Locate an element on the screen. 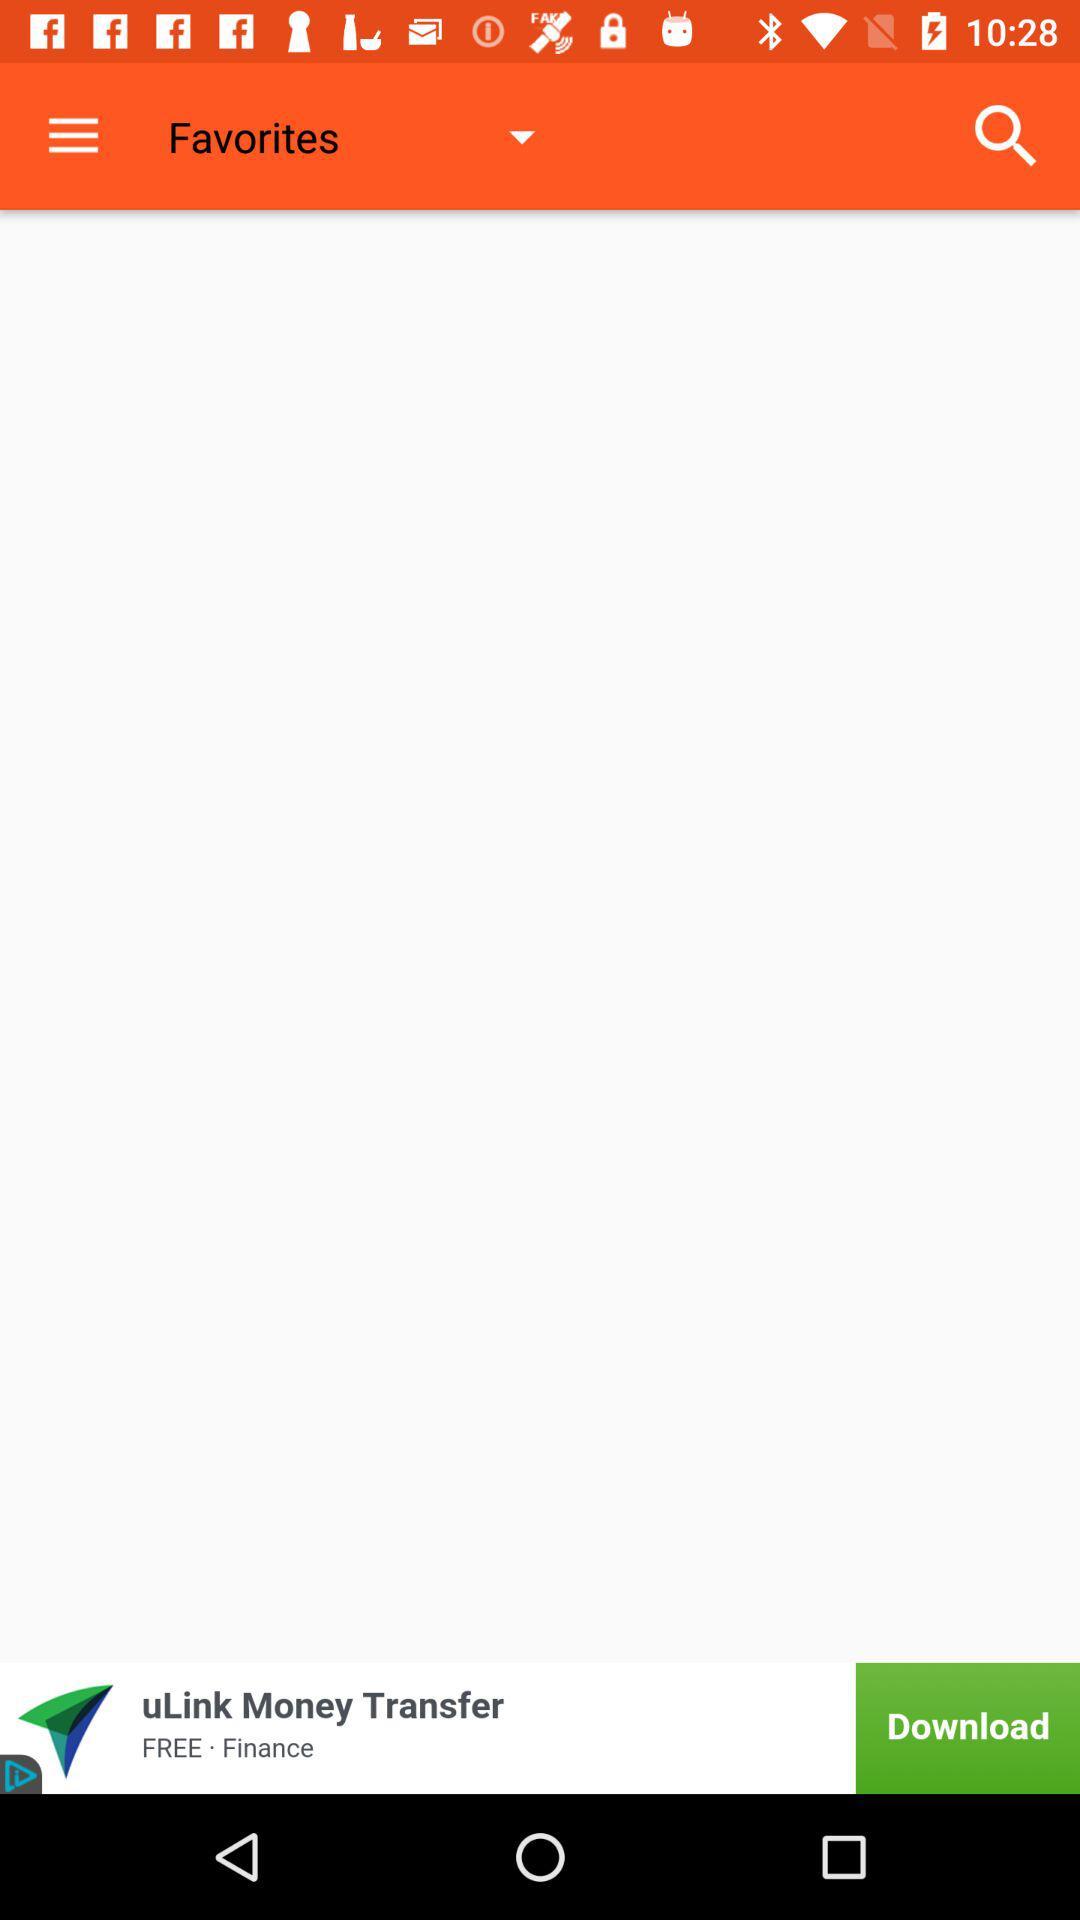 The width and height of the screenshot is (1080, 1920). open advertisement is located at coordinates (540, 1727).